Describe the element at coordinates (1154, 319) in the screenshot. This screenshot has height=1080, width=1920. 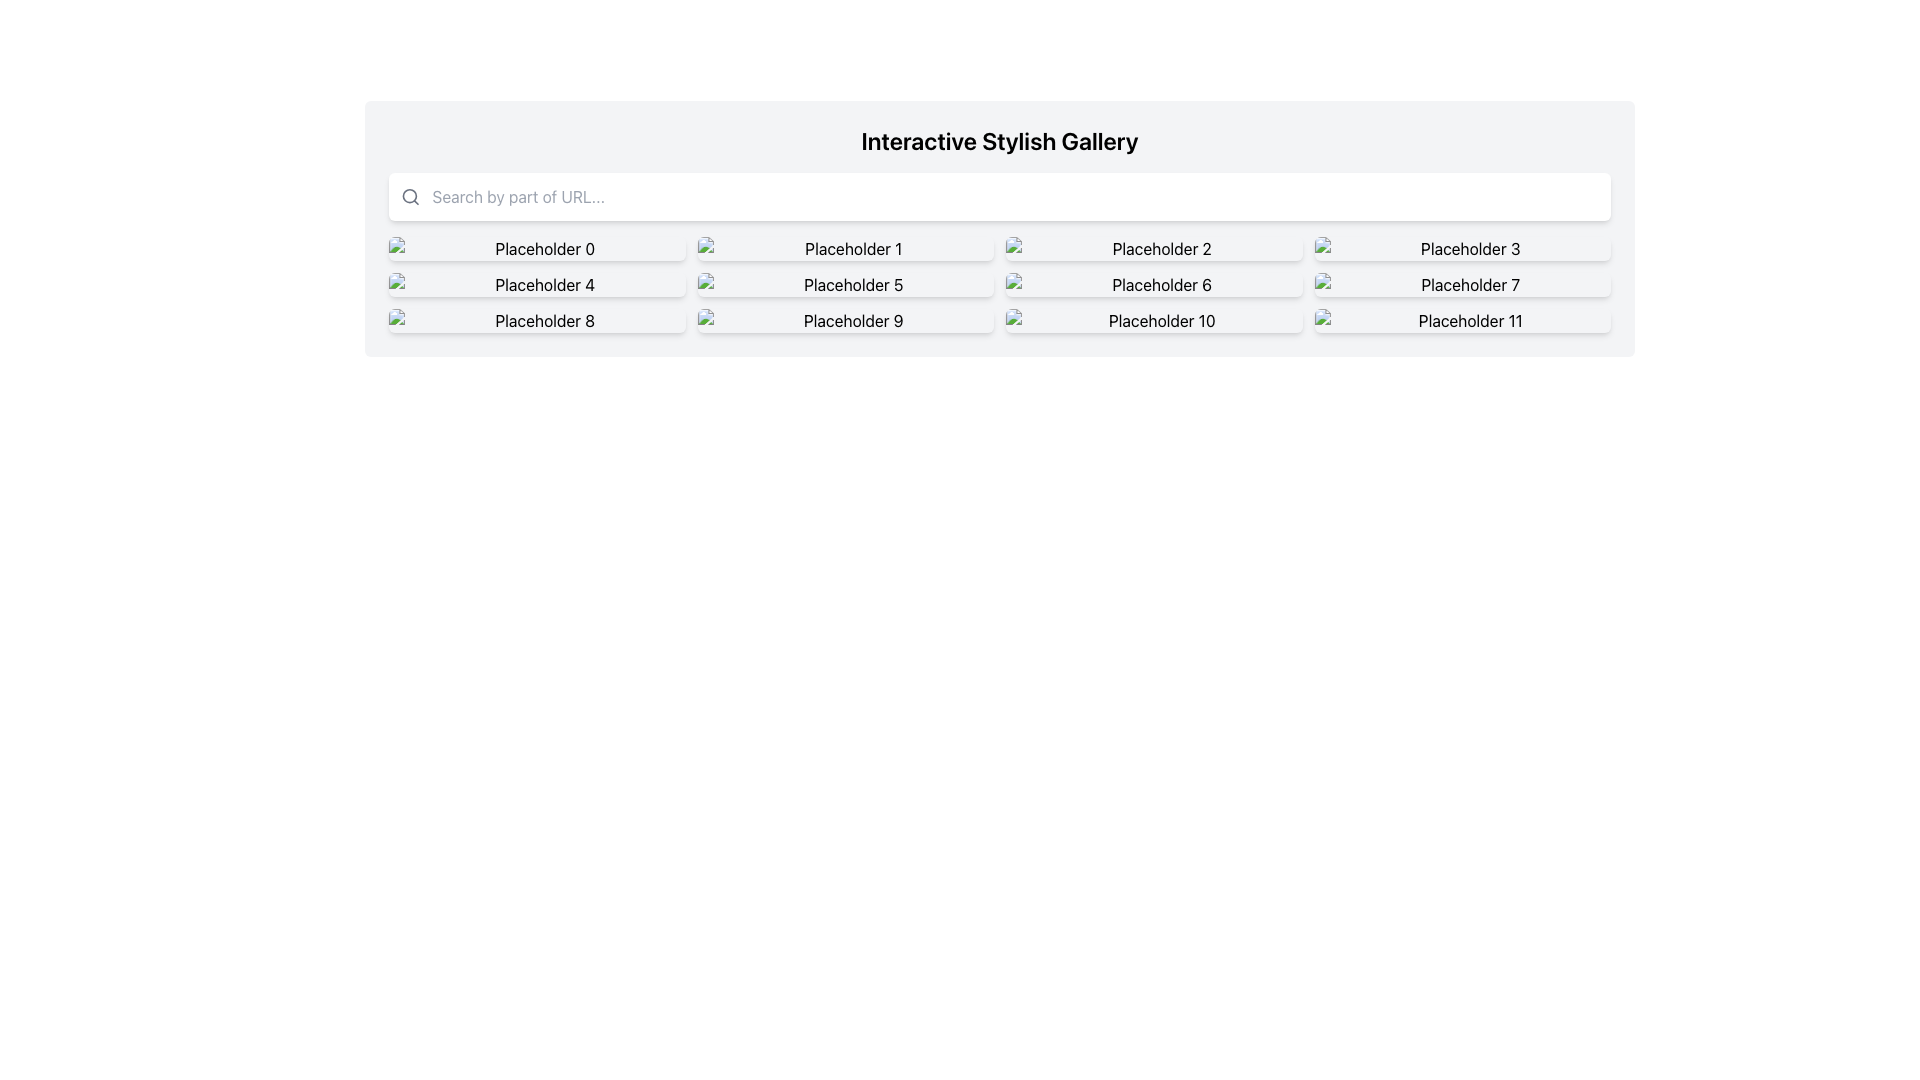
I see `the Gallery Item labeled 'Placeholder 10', which is a graphical placeholder with a rounded border and shadow, located in the bottom row of a three-row grid, specifically the third cell` at that location.